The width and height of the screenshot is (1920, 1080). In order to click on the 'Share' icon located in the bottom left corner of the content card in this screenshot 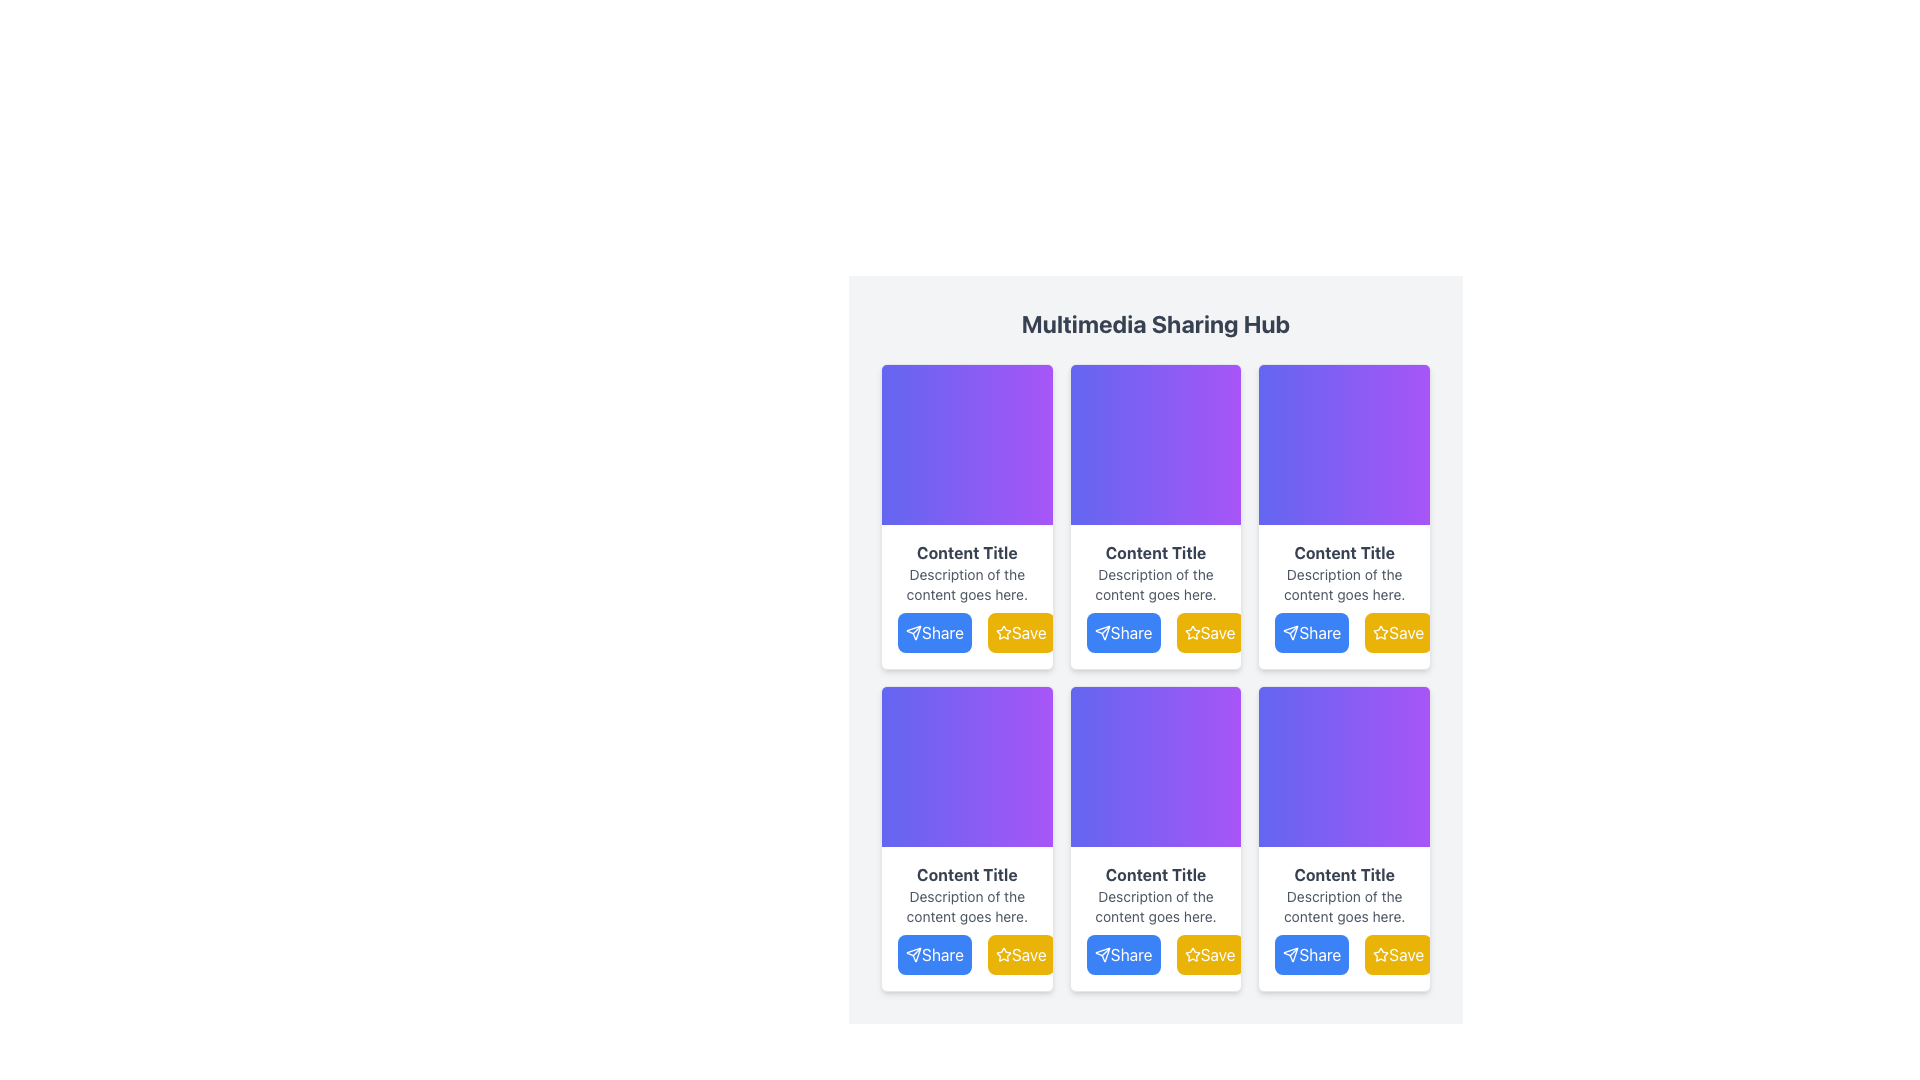, I will do `click(1291, 952)`.